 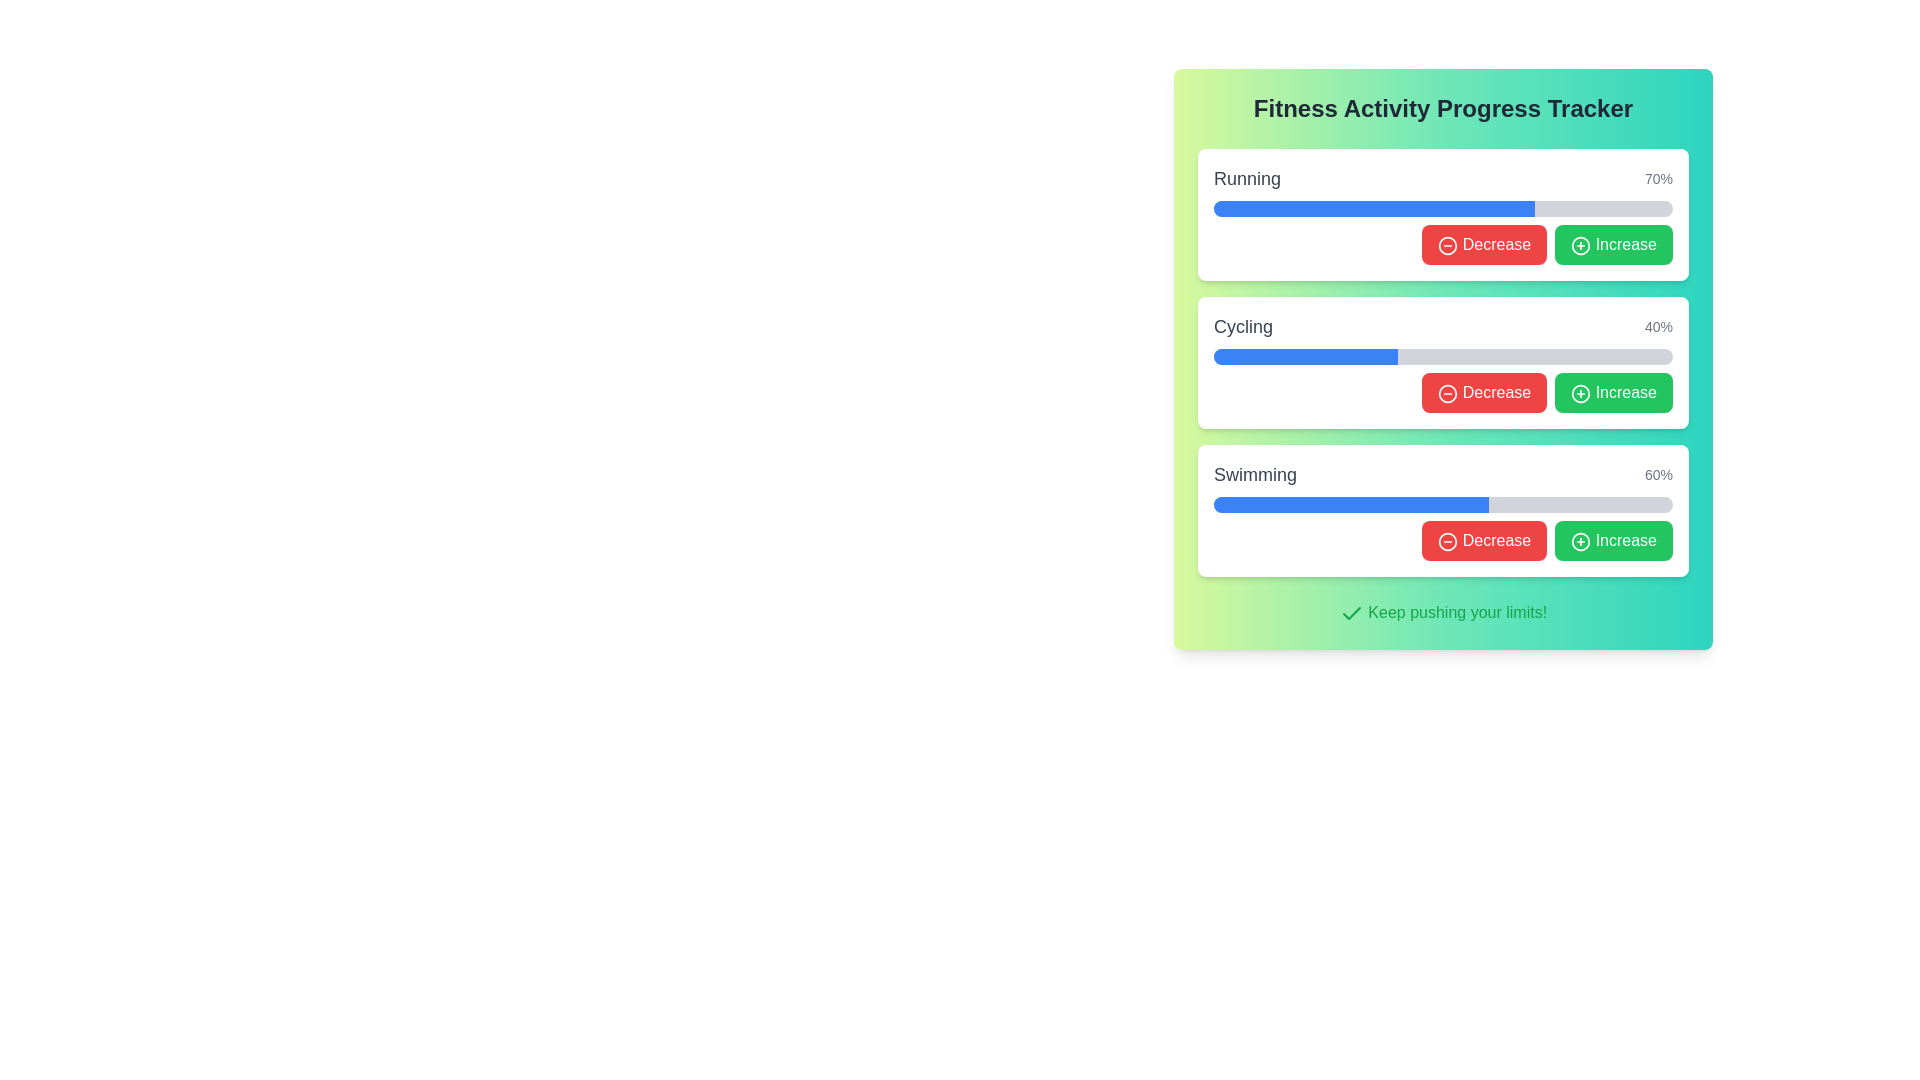 I want to click on the 'Increase' button on the second card in the 'Fitness Activity Progress Tracker' which displays a progress bar and the text 'Cycling', so click(x=1443, y=362).